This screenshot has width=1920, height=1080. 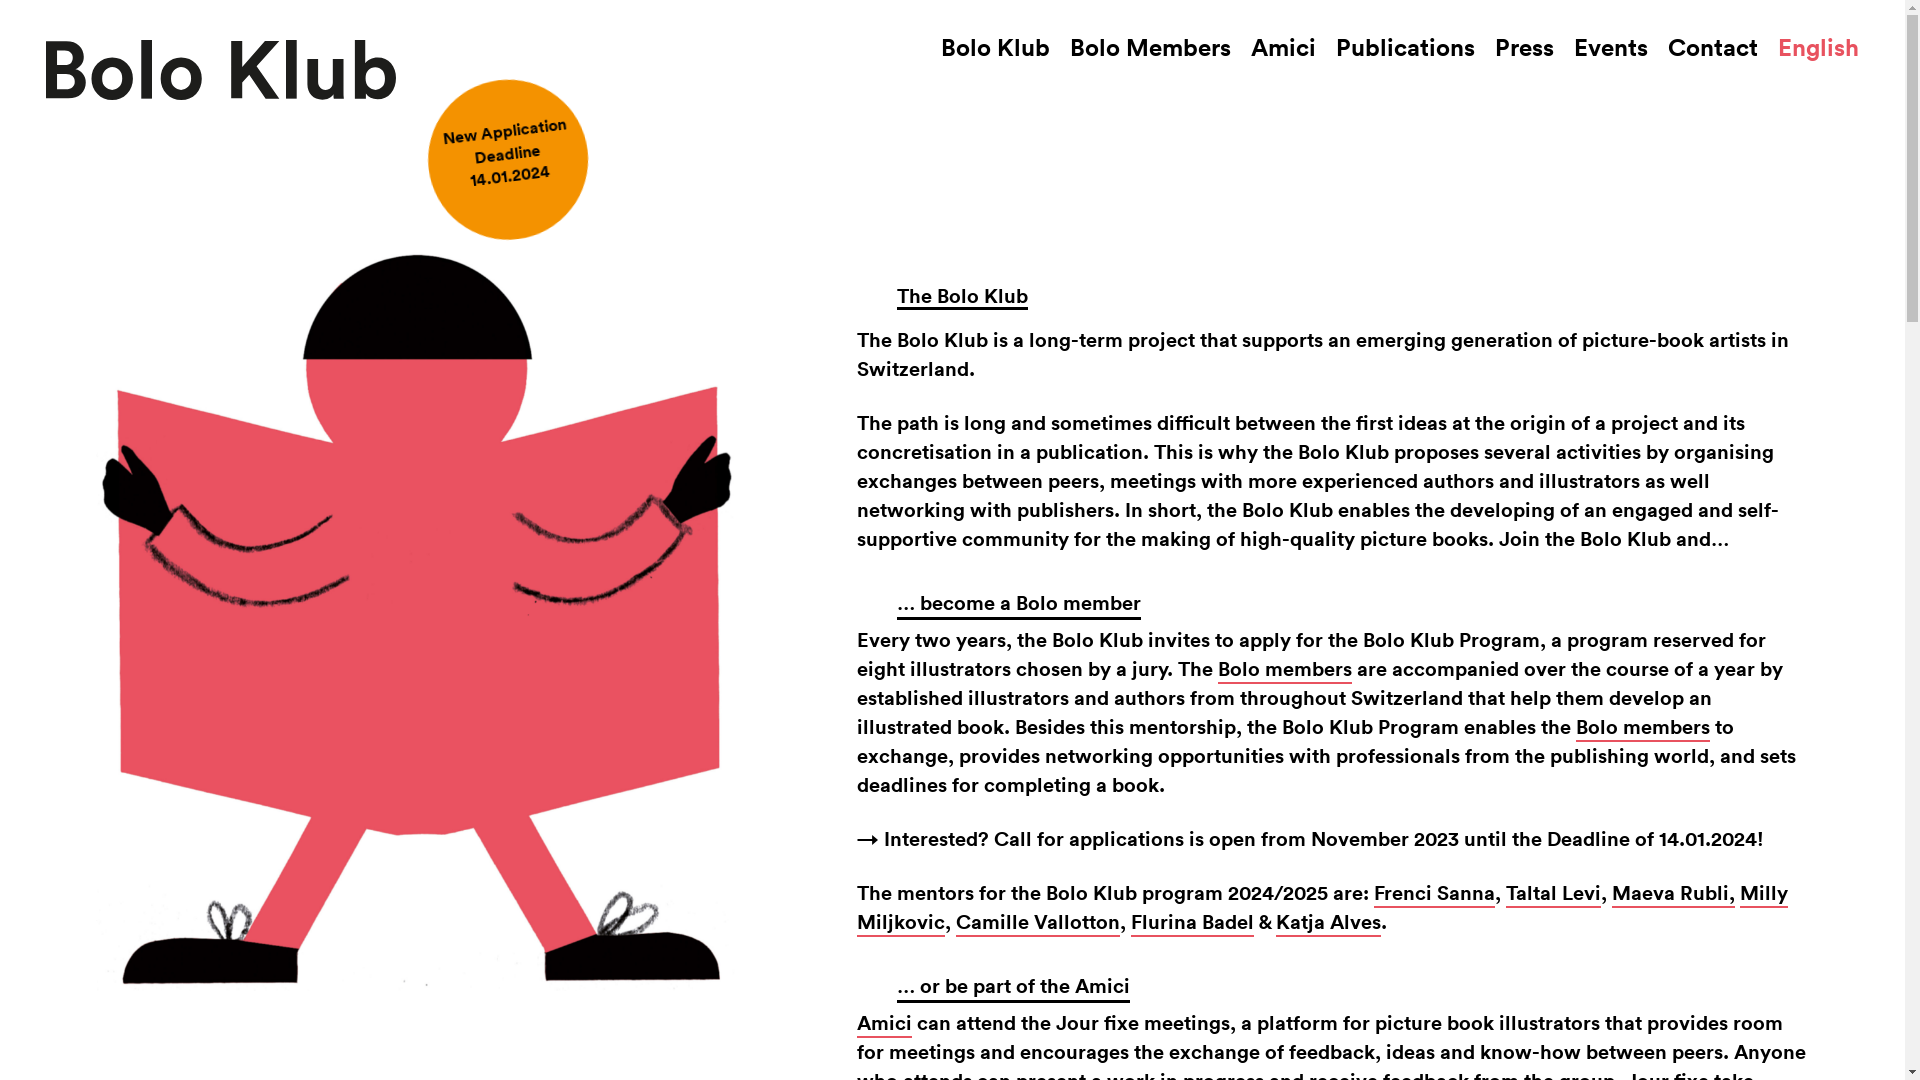 What do you see at coordinates (1192, 922) in the screenshot?
I see `'Flurina Badel'` at bounding box center [1192, 922].